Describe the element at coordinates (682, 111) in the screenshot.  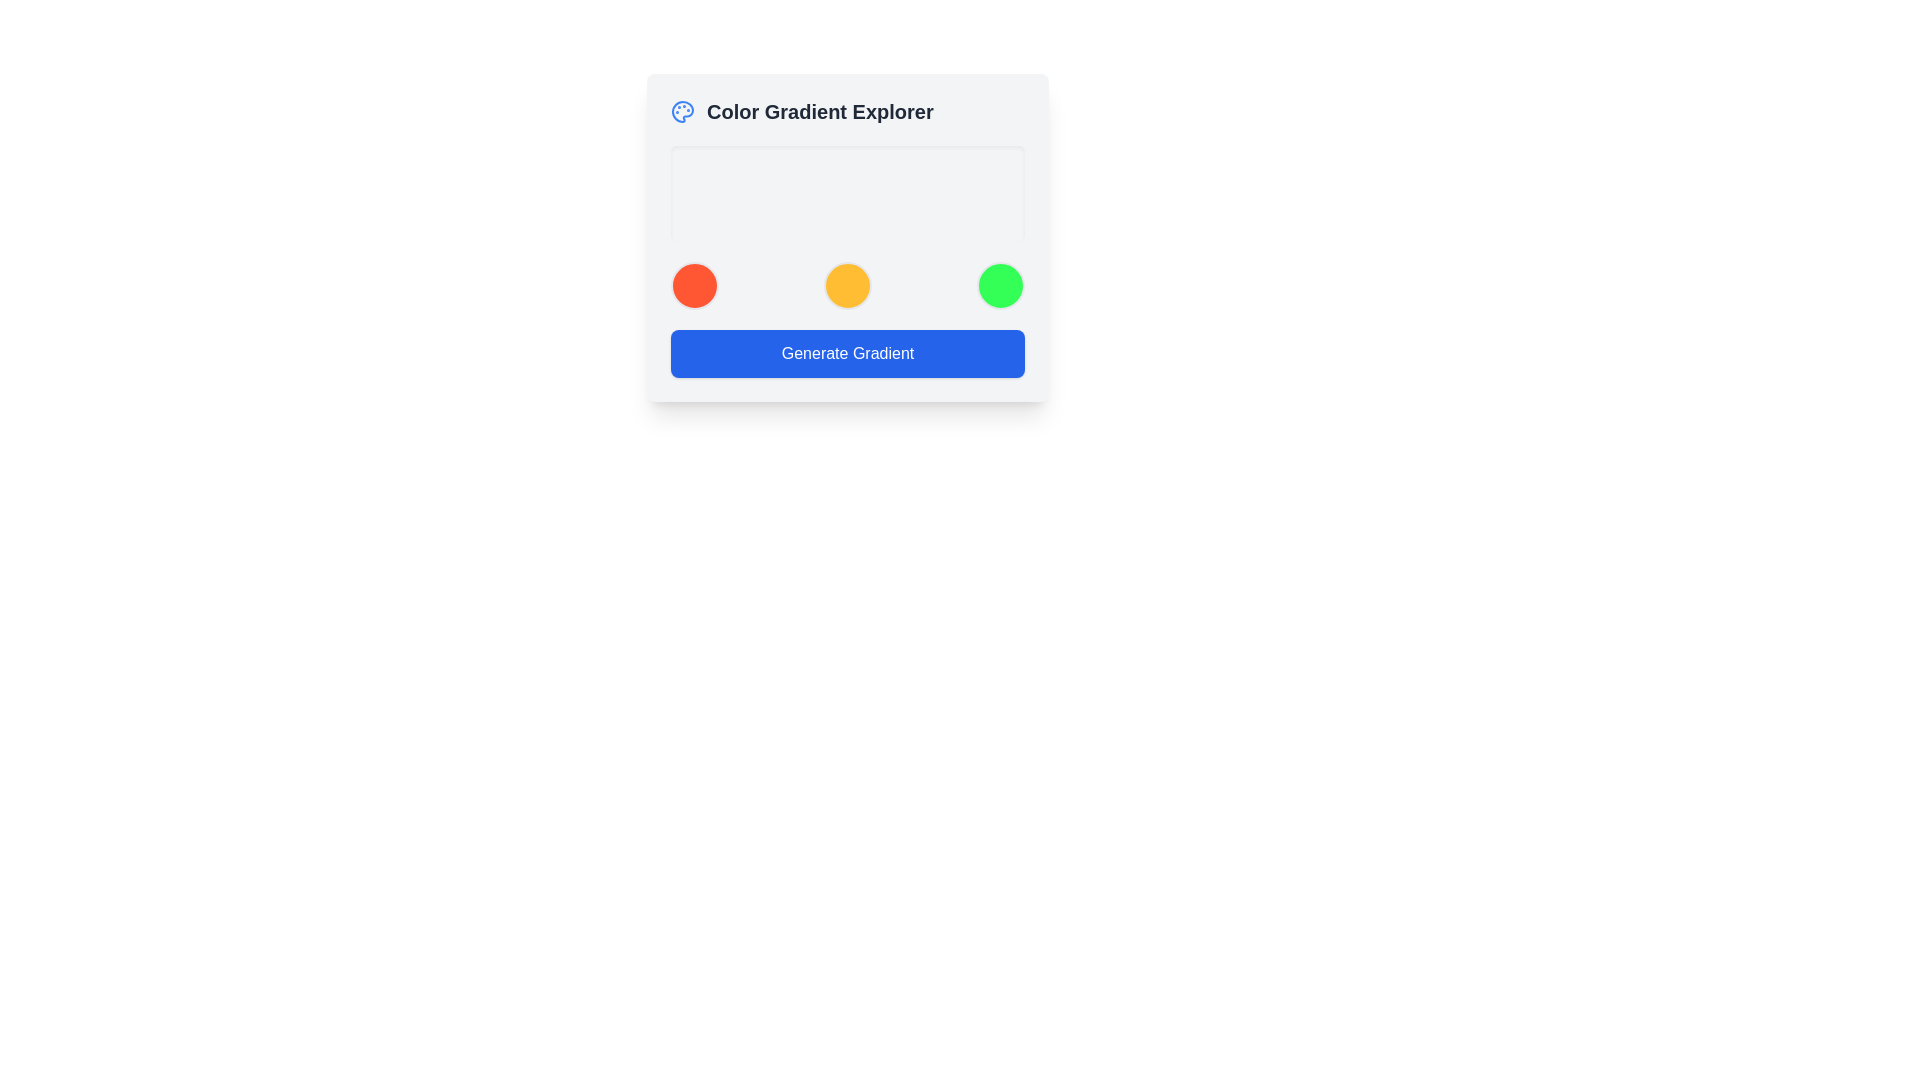
I see `the SVG palette icon representing the 'Color Gradient Explorer' functionality, serving as a visual anchor for surrounding elements` at that location.